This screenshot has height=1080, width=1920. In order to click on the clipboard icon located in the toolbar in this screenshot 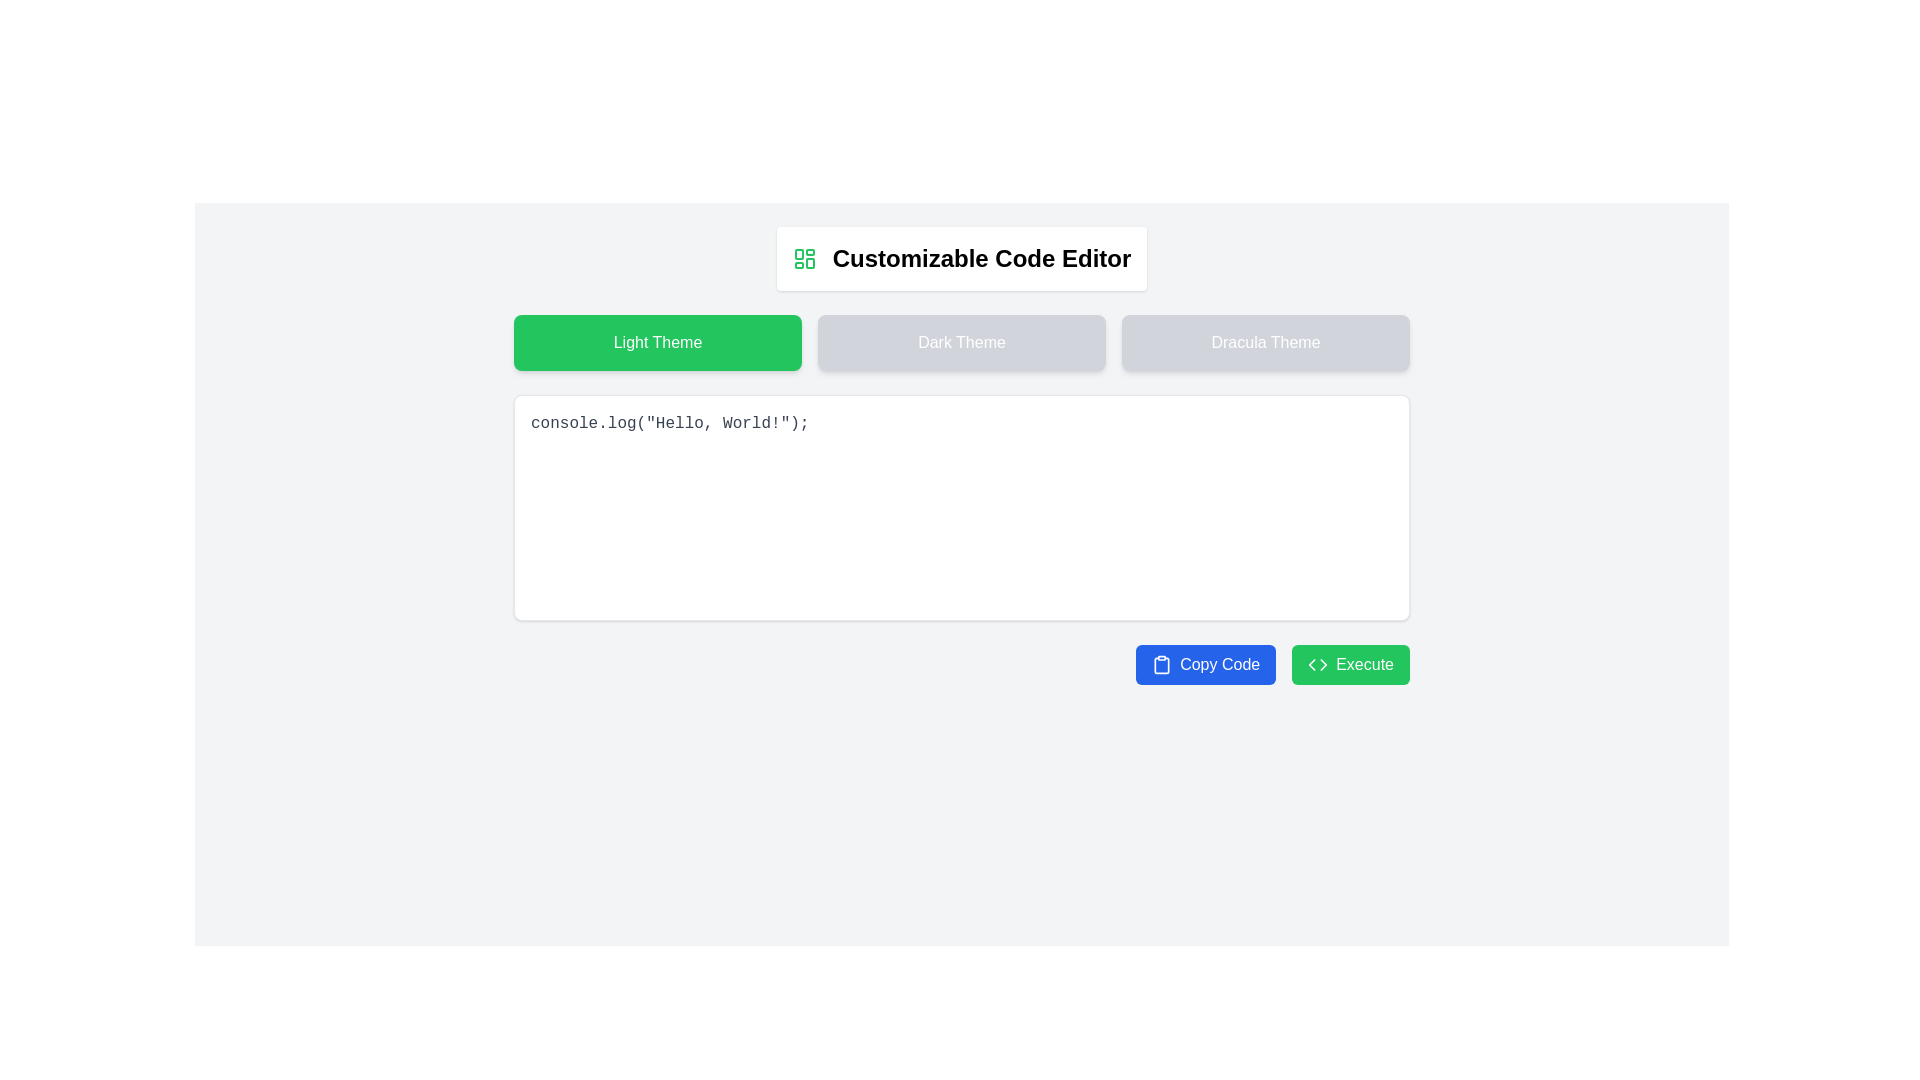, I will do `click(1162, 665)`.